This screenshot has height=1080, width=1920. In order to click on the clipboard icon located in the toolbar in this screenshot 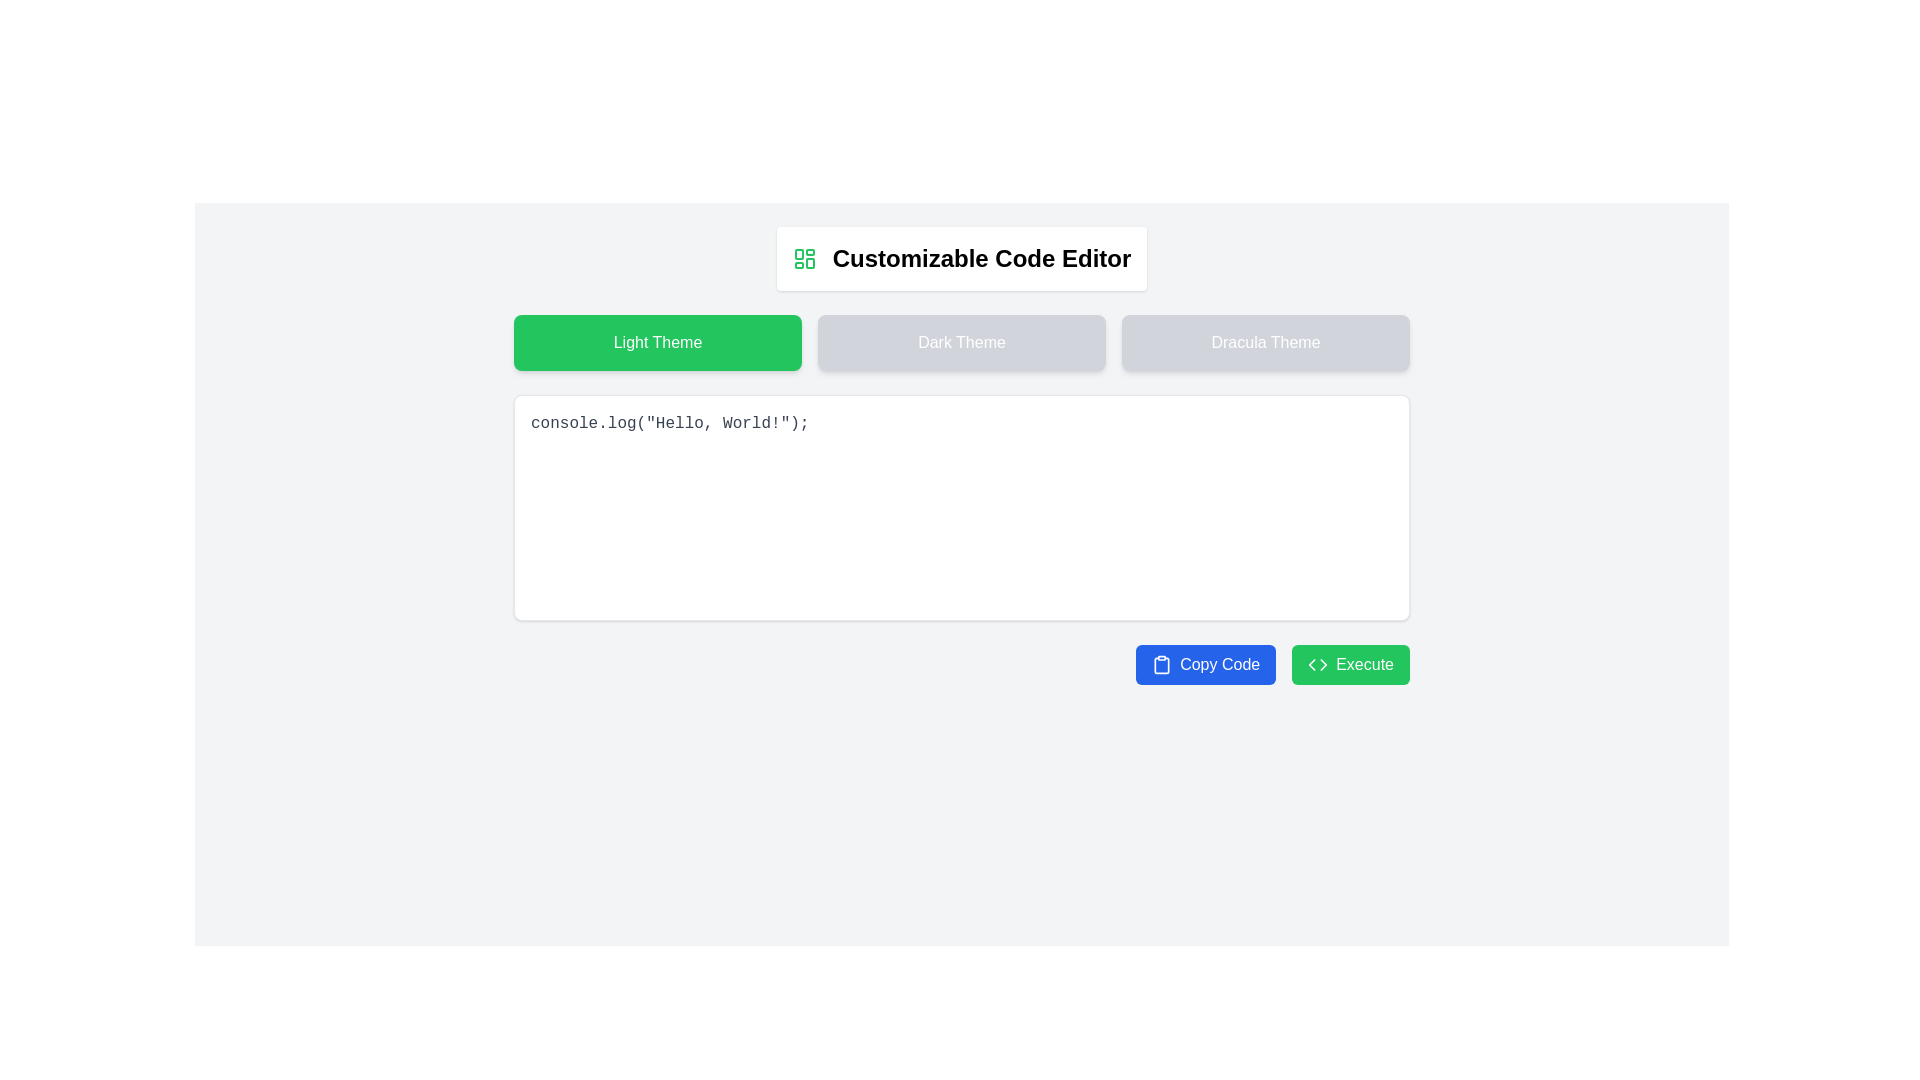, I will do `click(1162, 665)`.